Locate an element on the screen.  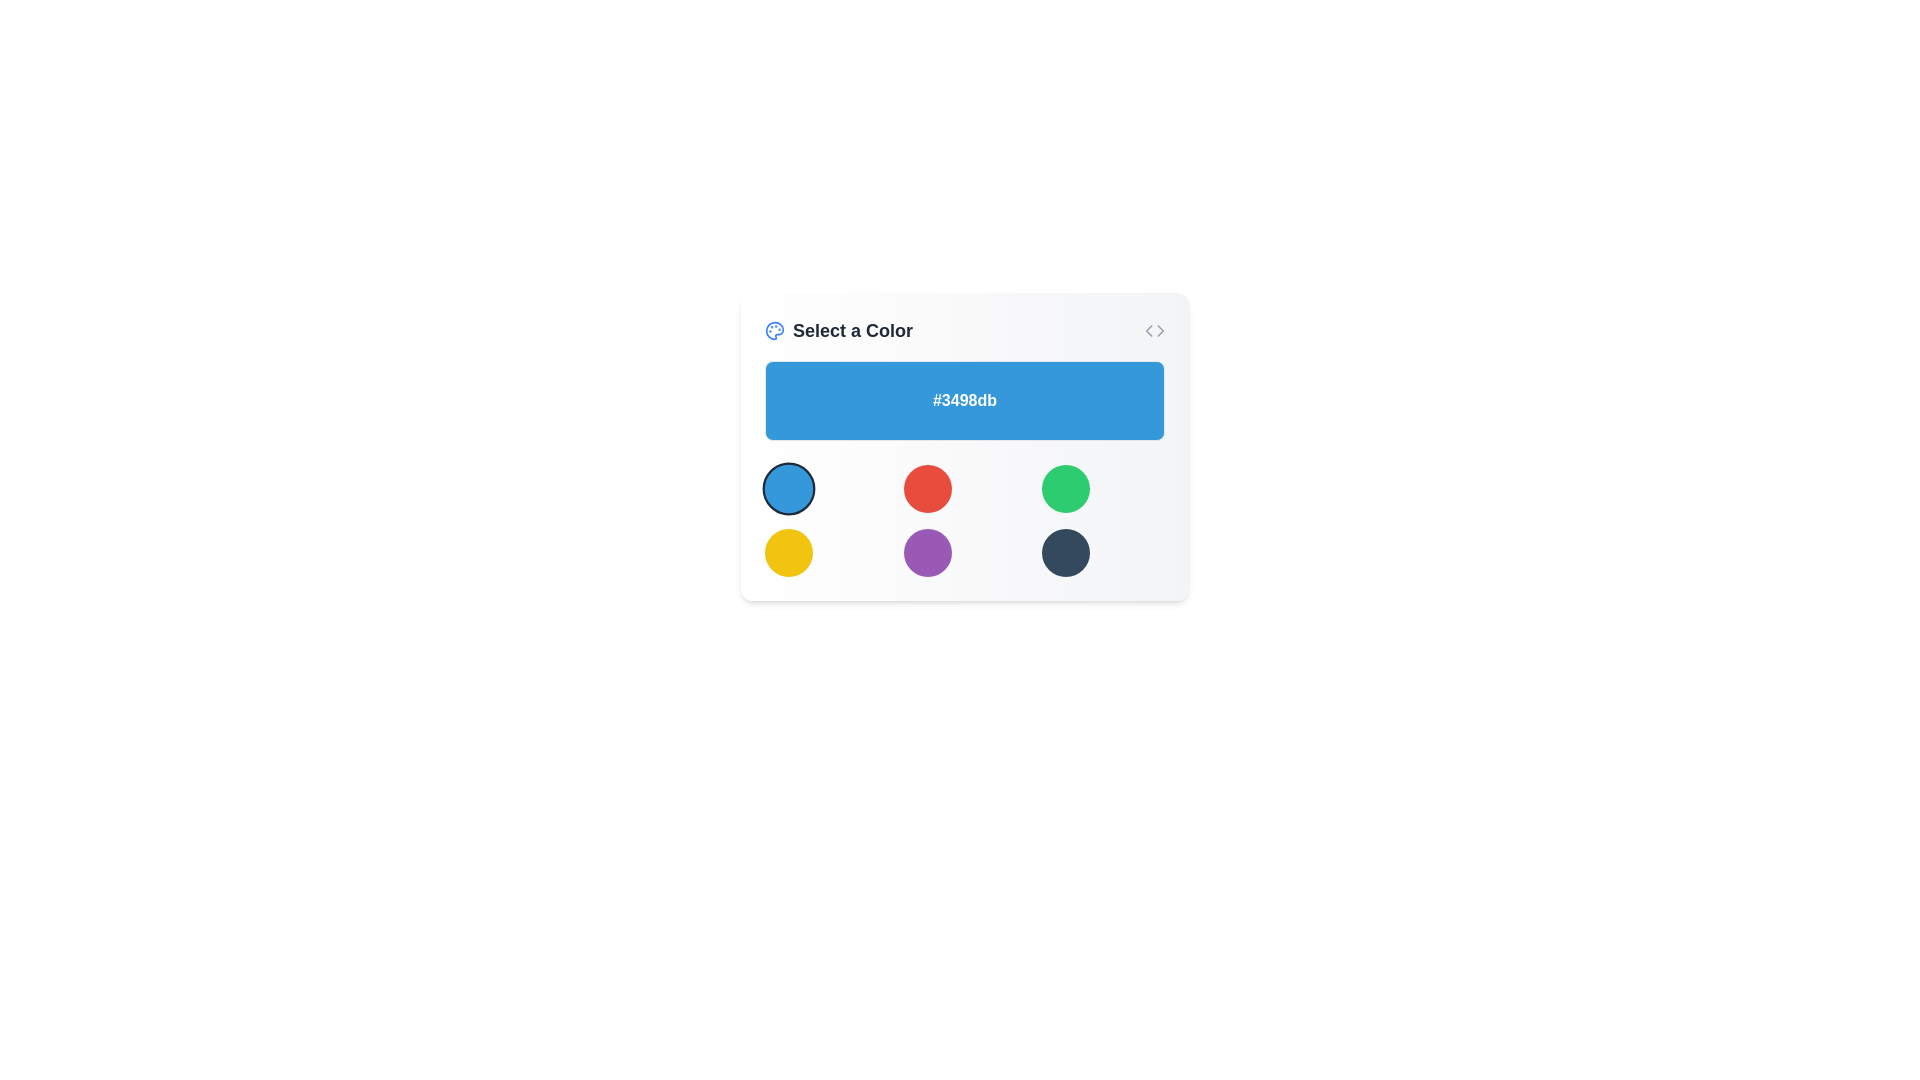
the text display showing the string '#3498db' within the blue rectangular area labeled 'Select a Color' is located at coordinates (964, 401).